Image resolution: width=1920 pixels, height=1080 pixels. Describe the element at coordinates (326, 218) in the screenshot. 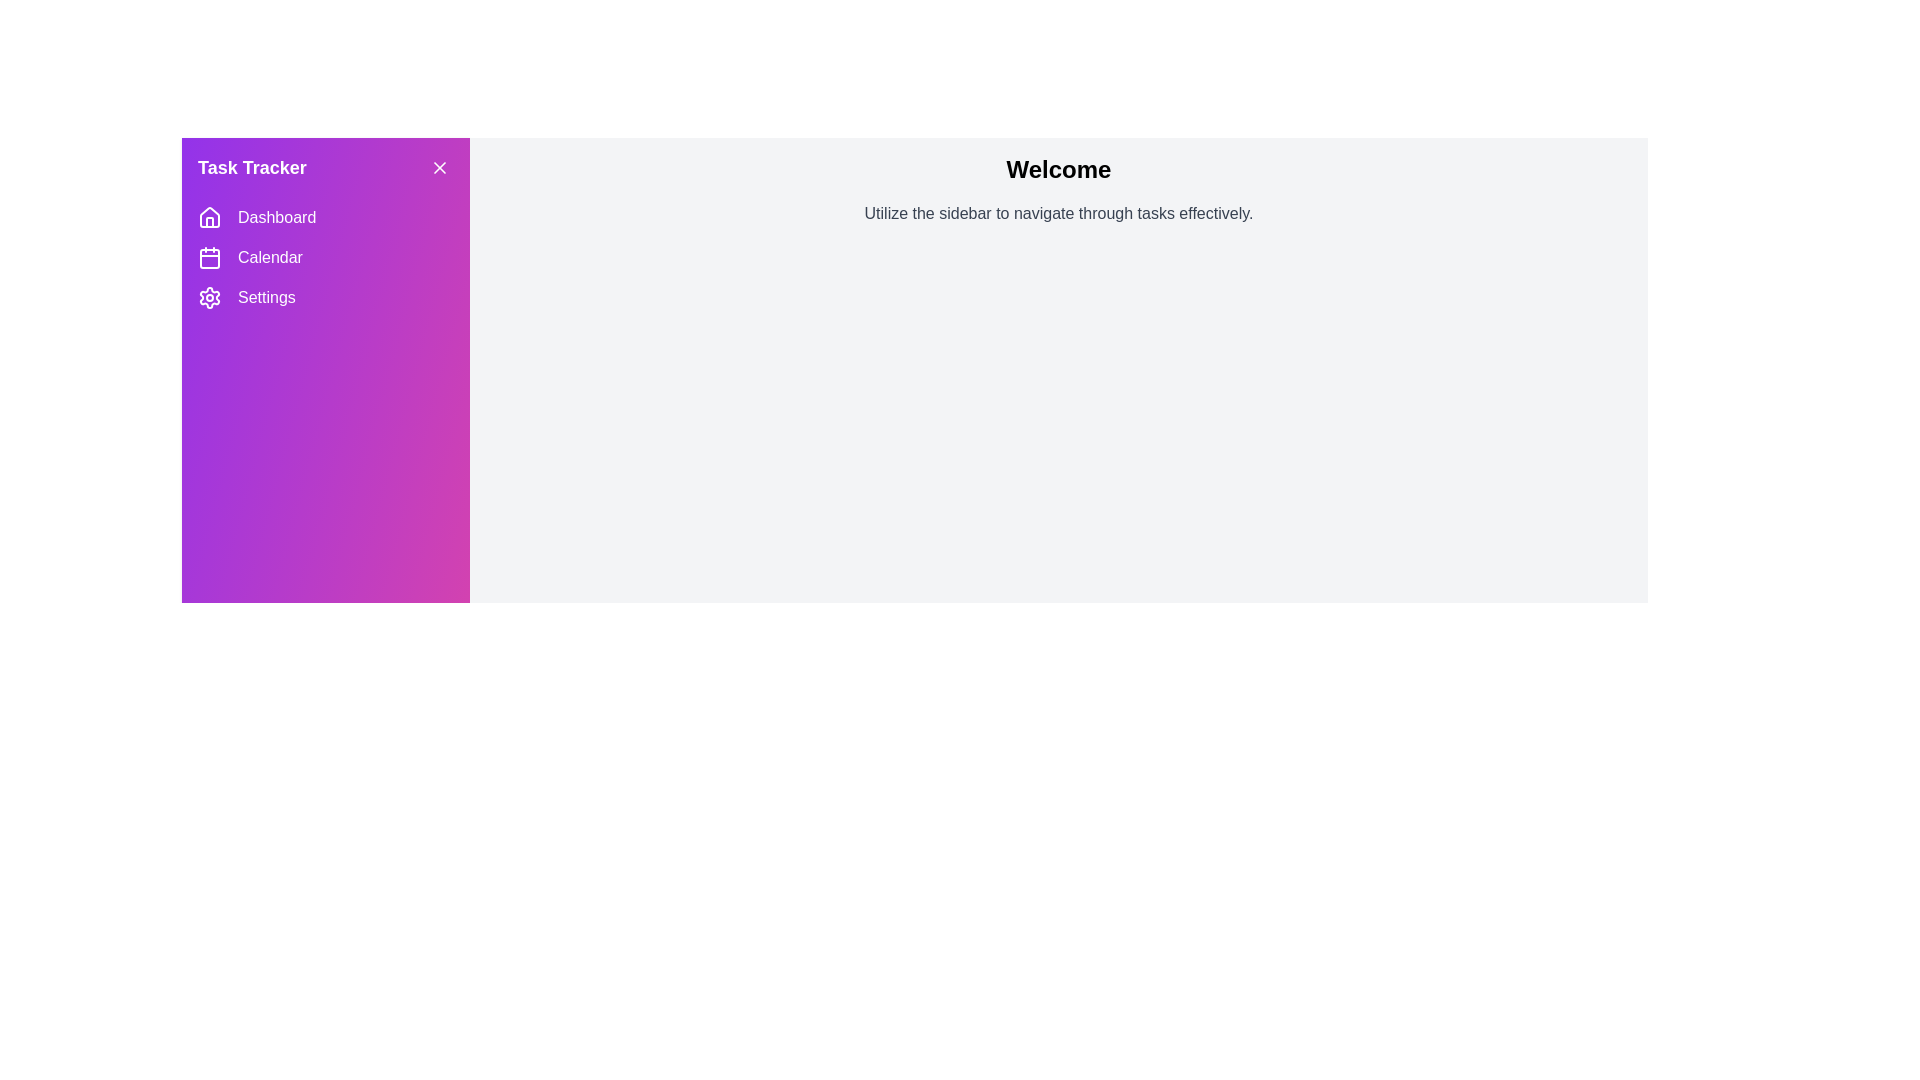

I see `the menu item labeled Dashboard` at that location.